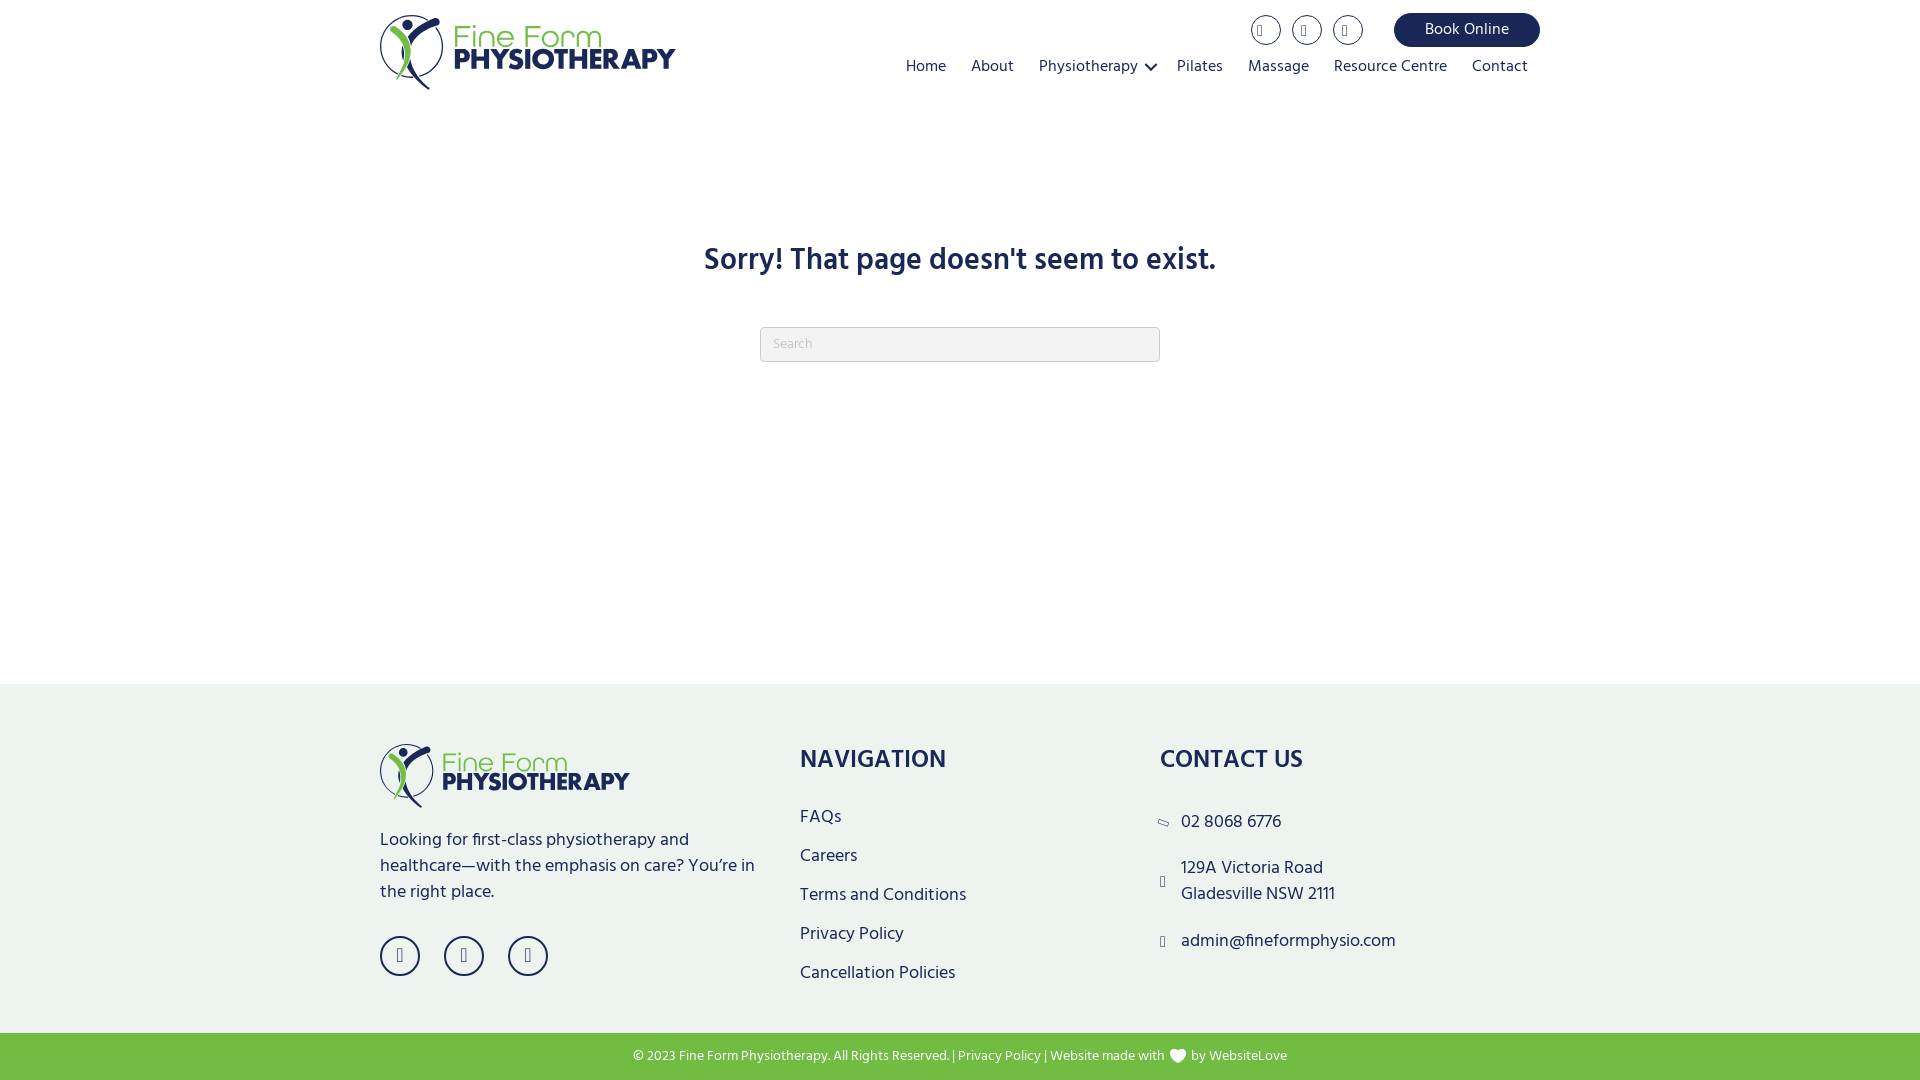 The image size is (1920, 1080). Describe the element at coordinates (960, 343) in the screenshot. I see `'Type and press Enter to search.'` at that location.